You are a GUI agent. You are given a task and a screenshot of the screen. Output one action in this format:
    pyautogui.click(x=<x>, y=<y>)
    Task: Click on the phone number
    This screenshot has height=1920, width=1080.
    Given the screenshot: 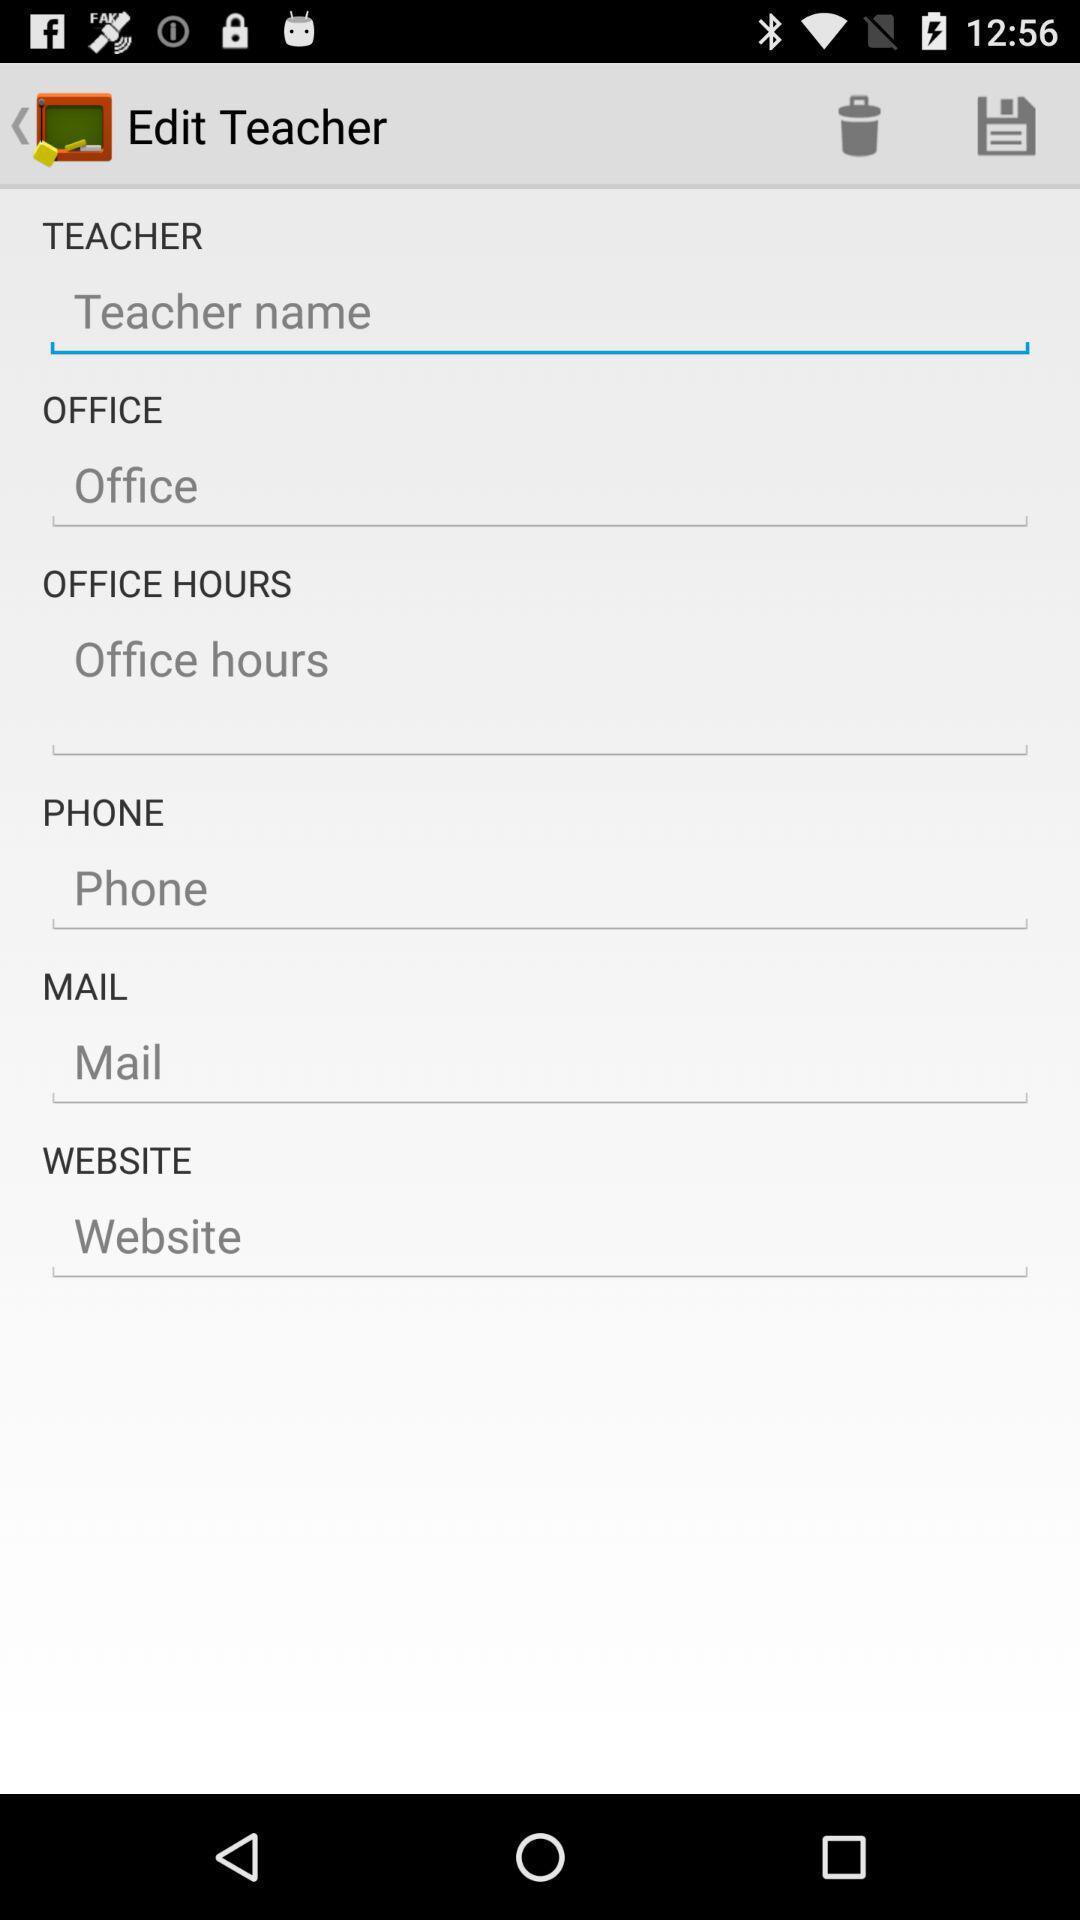 What is the action you would take?
    pyautogui.click(x=540, y=887)
    